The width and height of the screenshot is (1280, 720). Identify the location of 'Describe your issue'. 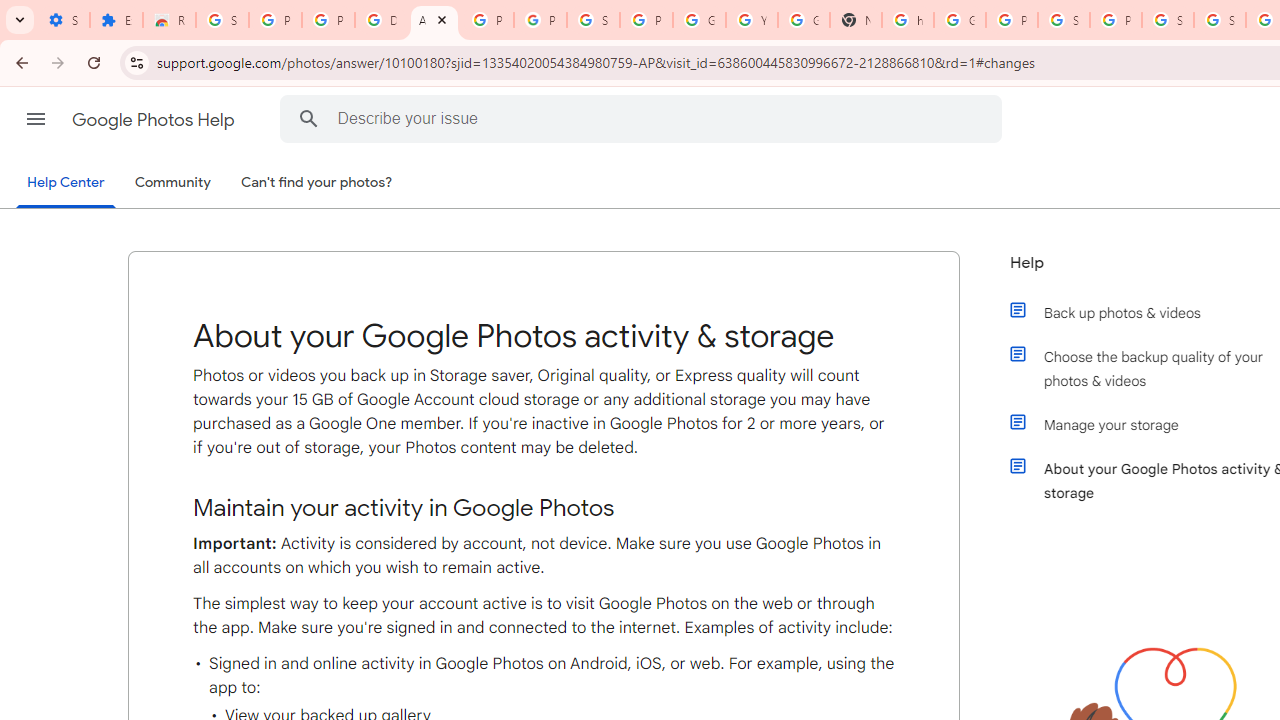
(645, 118).